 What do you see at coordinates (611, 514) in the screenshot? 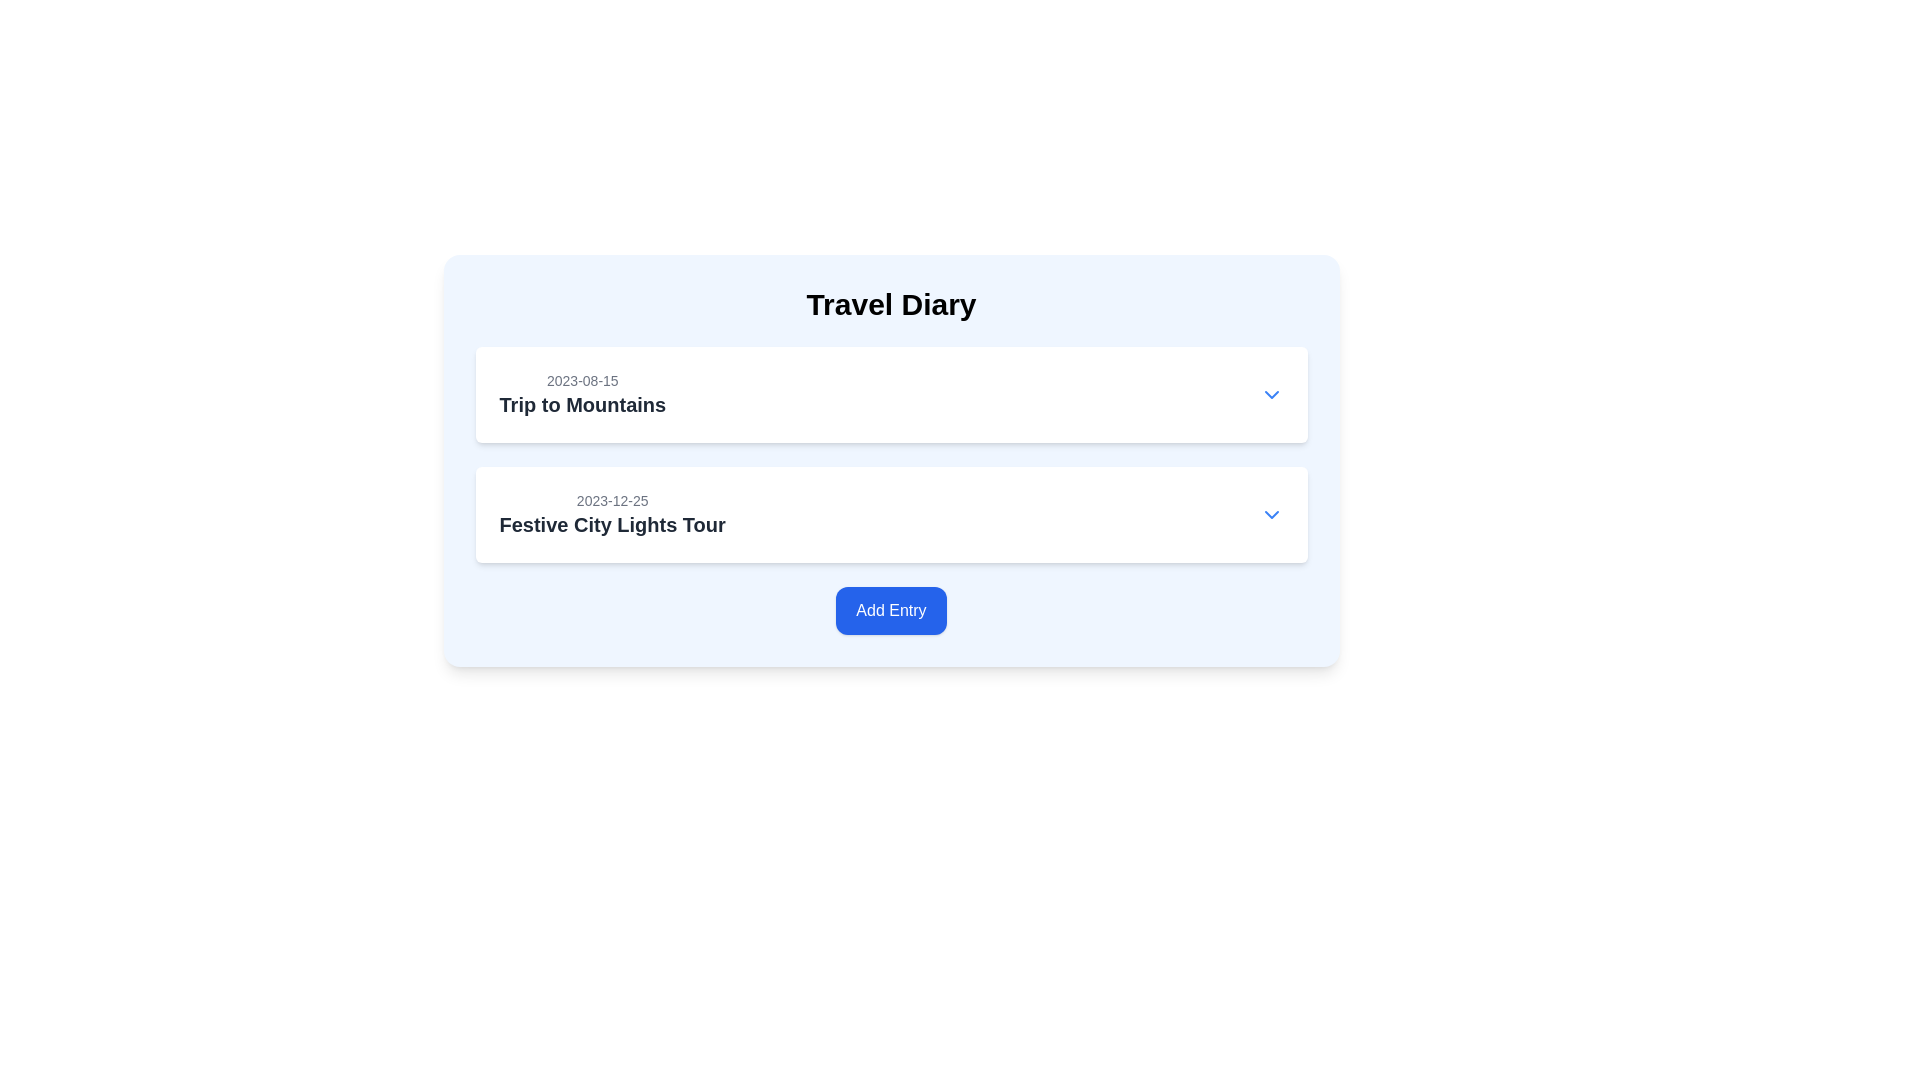
I see `the text label displaying '2023-12-25' and 'Festive City Lights Tour' in the Travel Diary section` at bounding box center [611, 514].